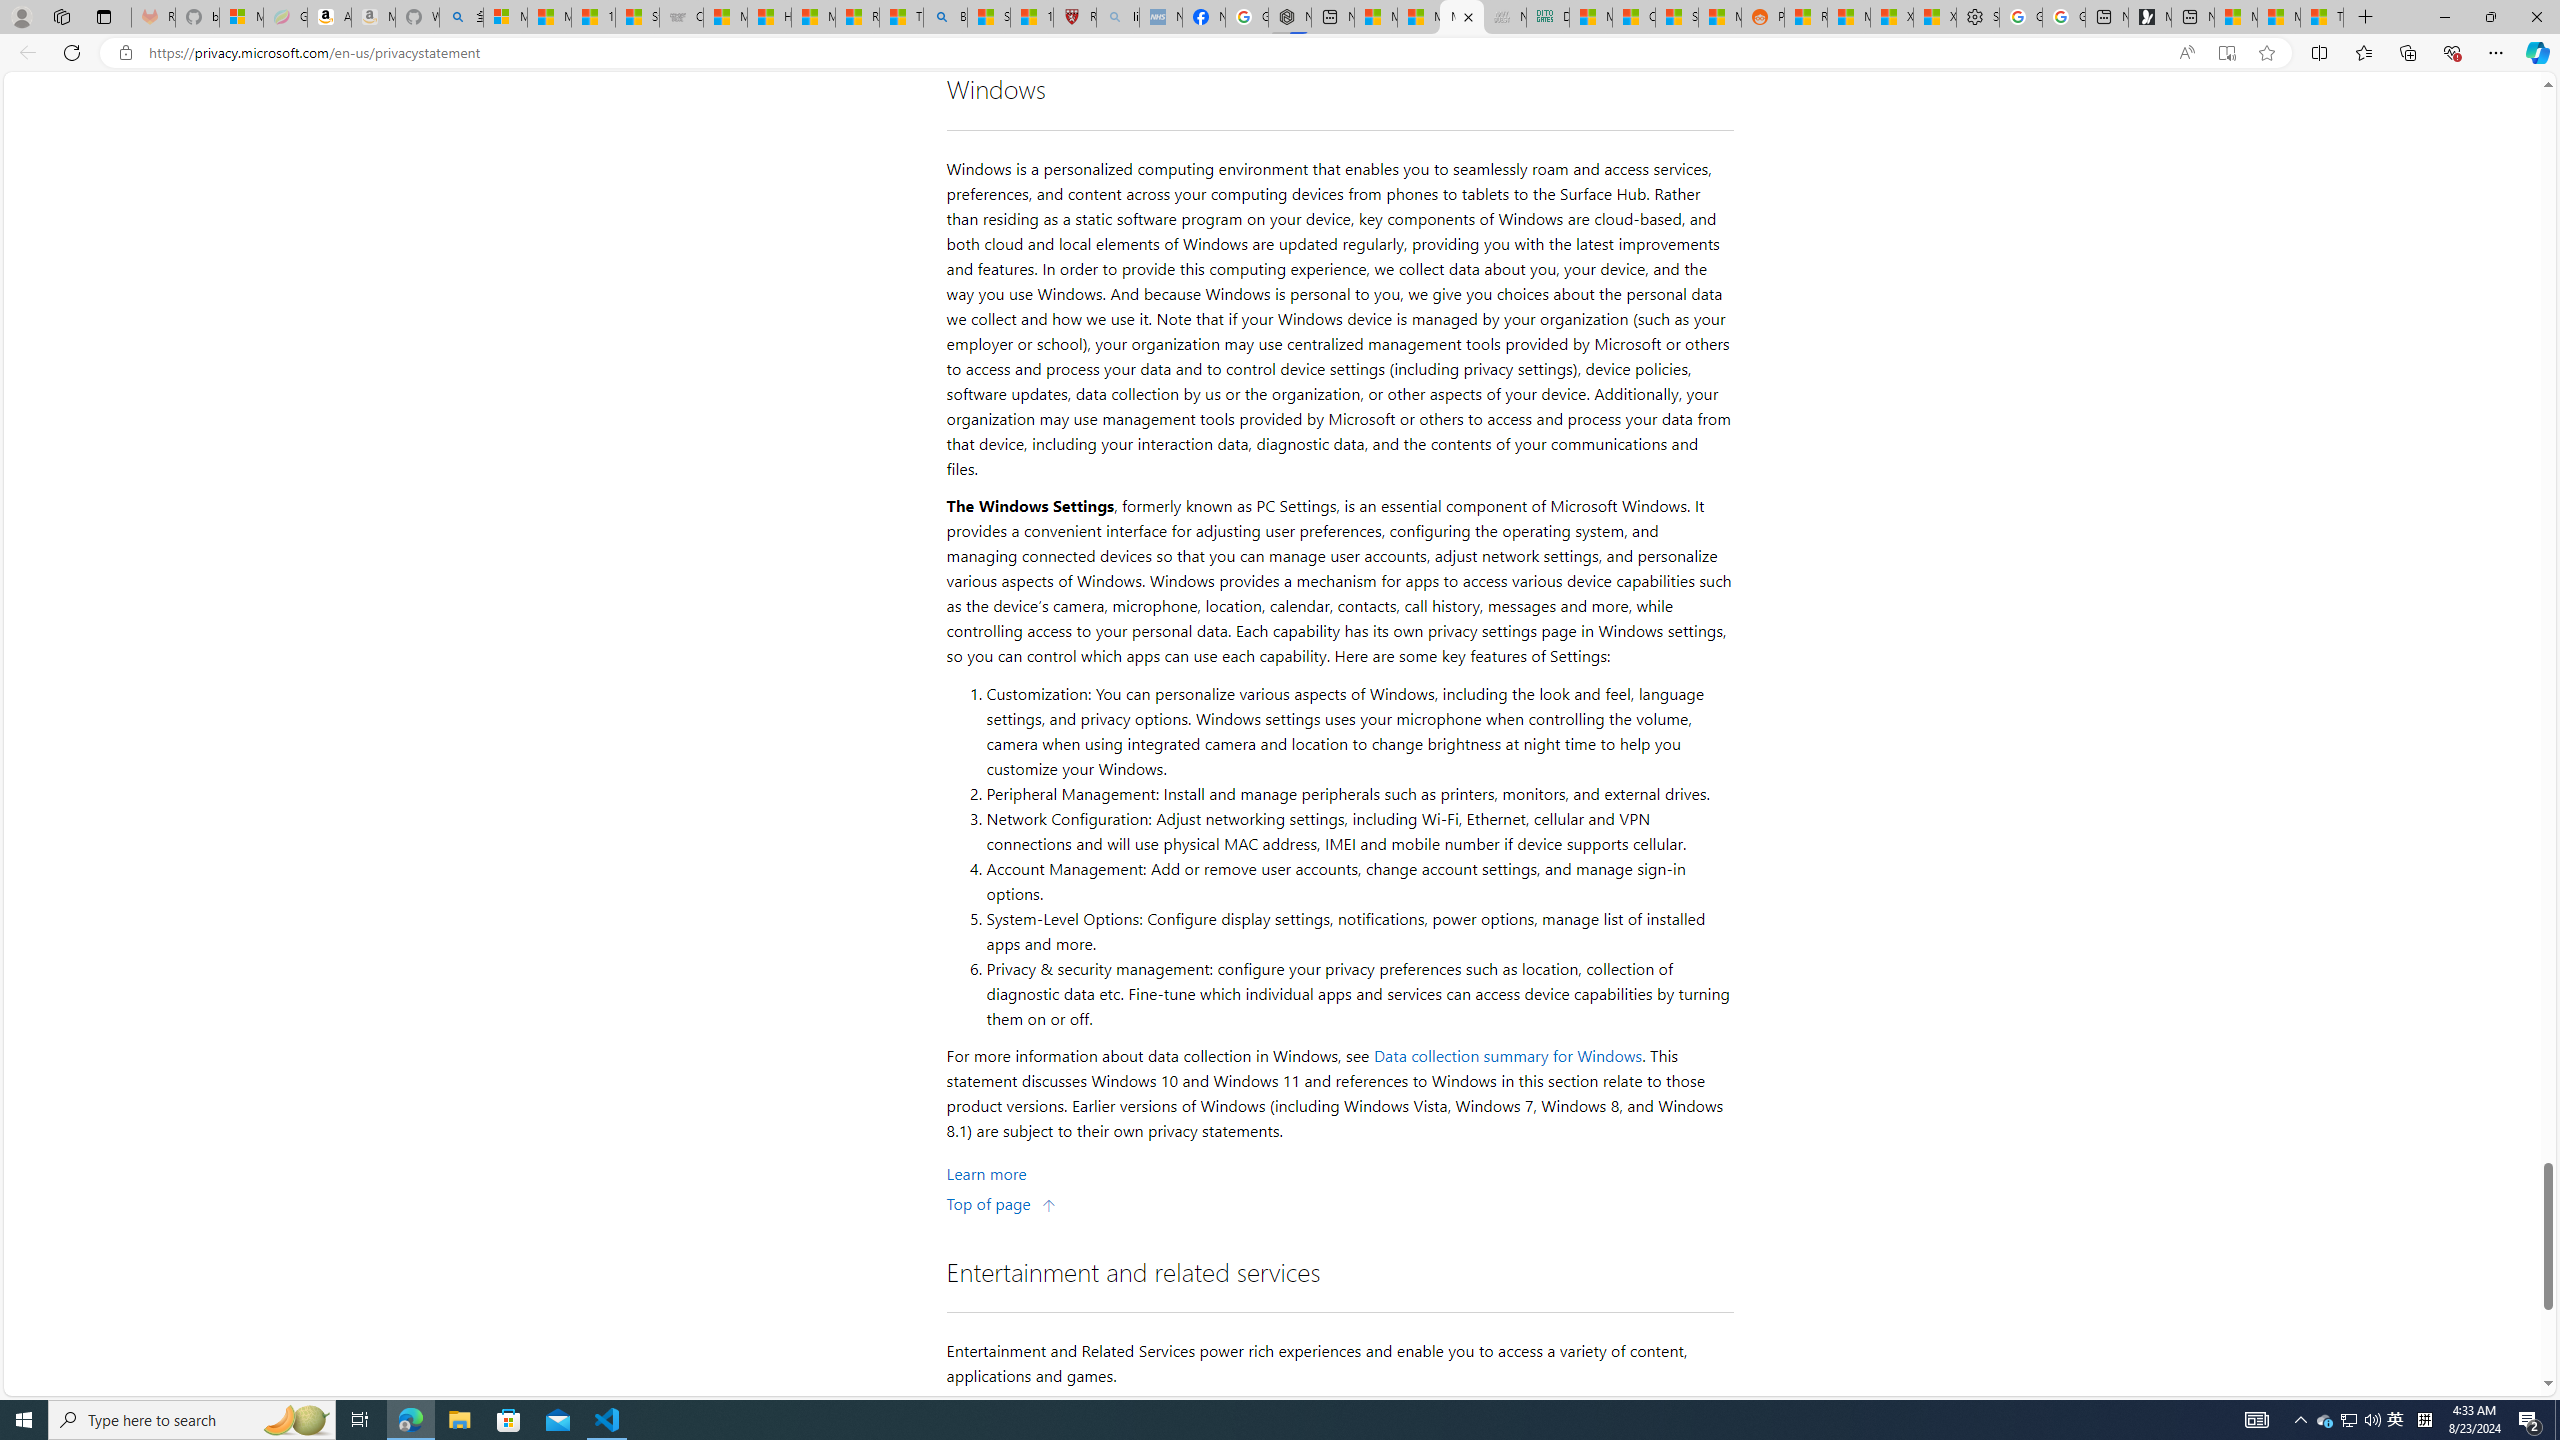 The image size is (2560, 1440). Describe the element at coordinates (1504, 16) in the screenshot. I see `'Navy Quest'` at that location.